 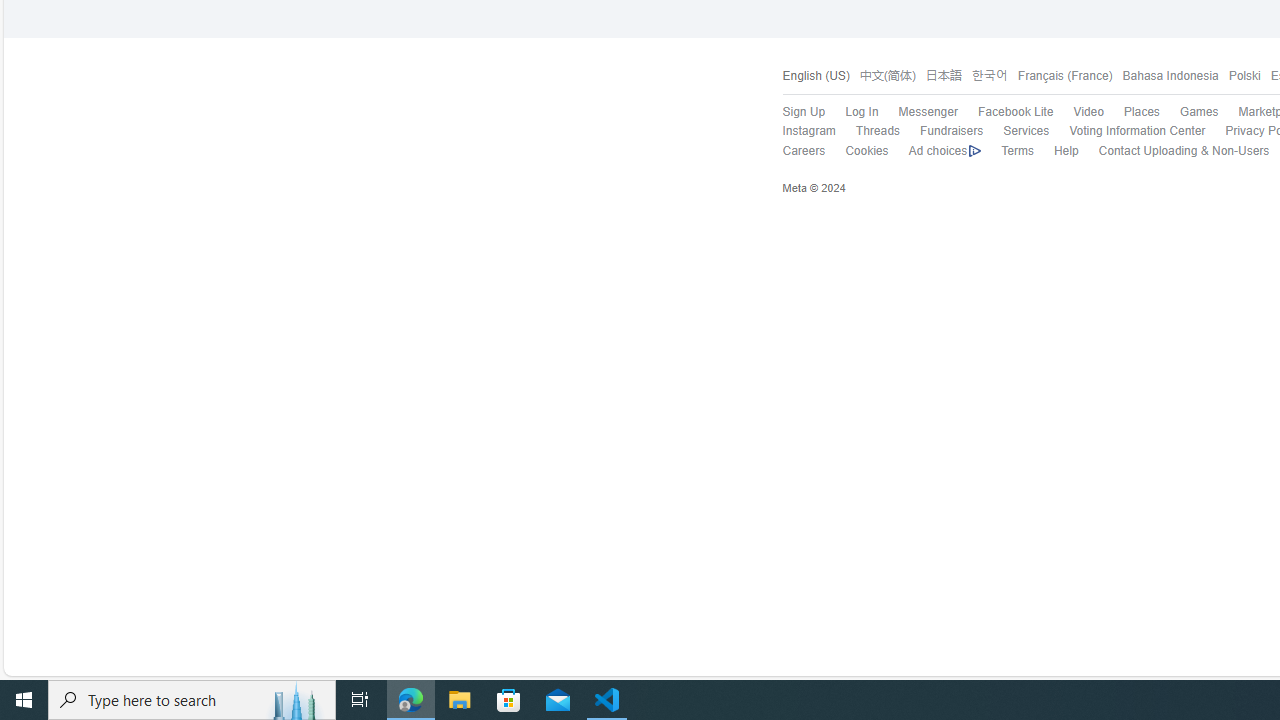 What do you see at coordinates (877, 131) in the screenshot?
I see `'Threads'` at bounding box center [877, 131].